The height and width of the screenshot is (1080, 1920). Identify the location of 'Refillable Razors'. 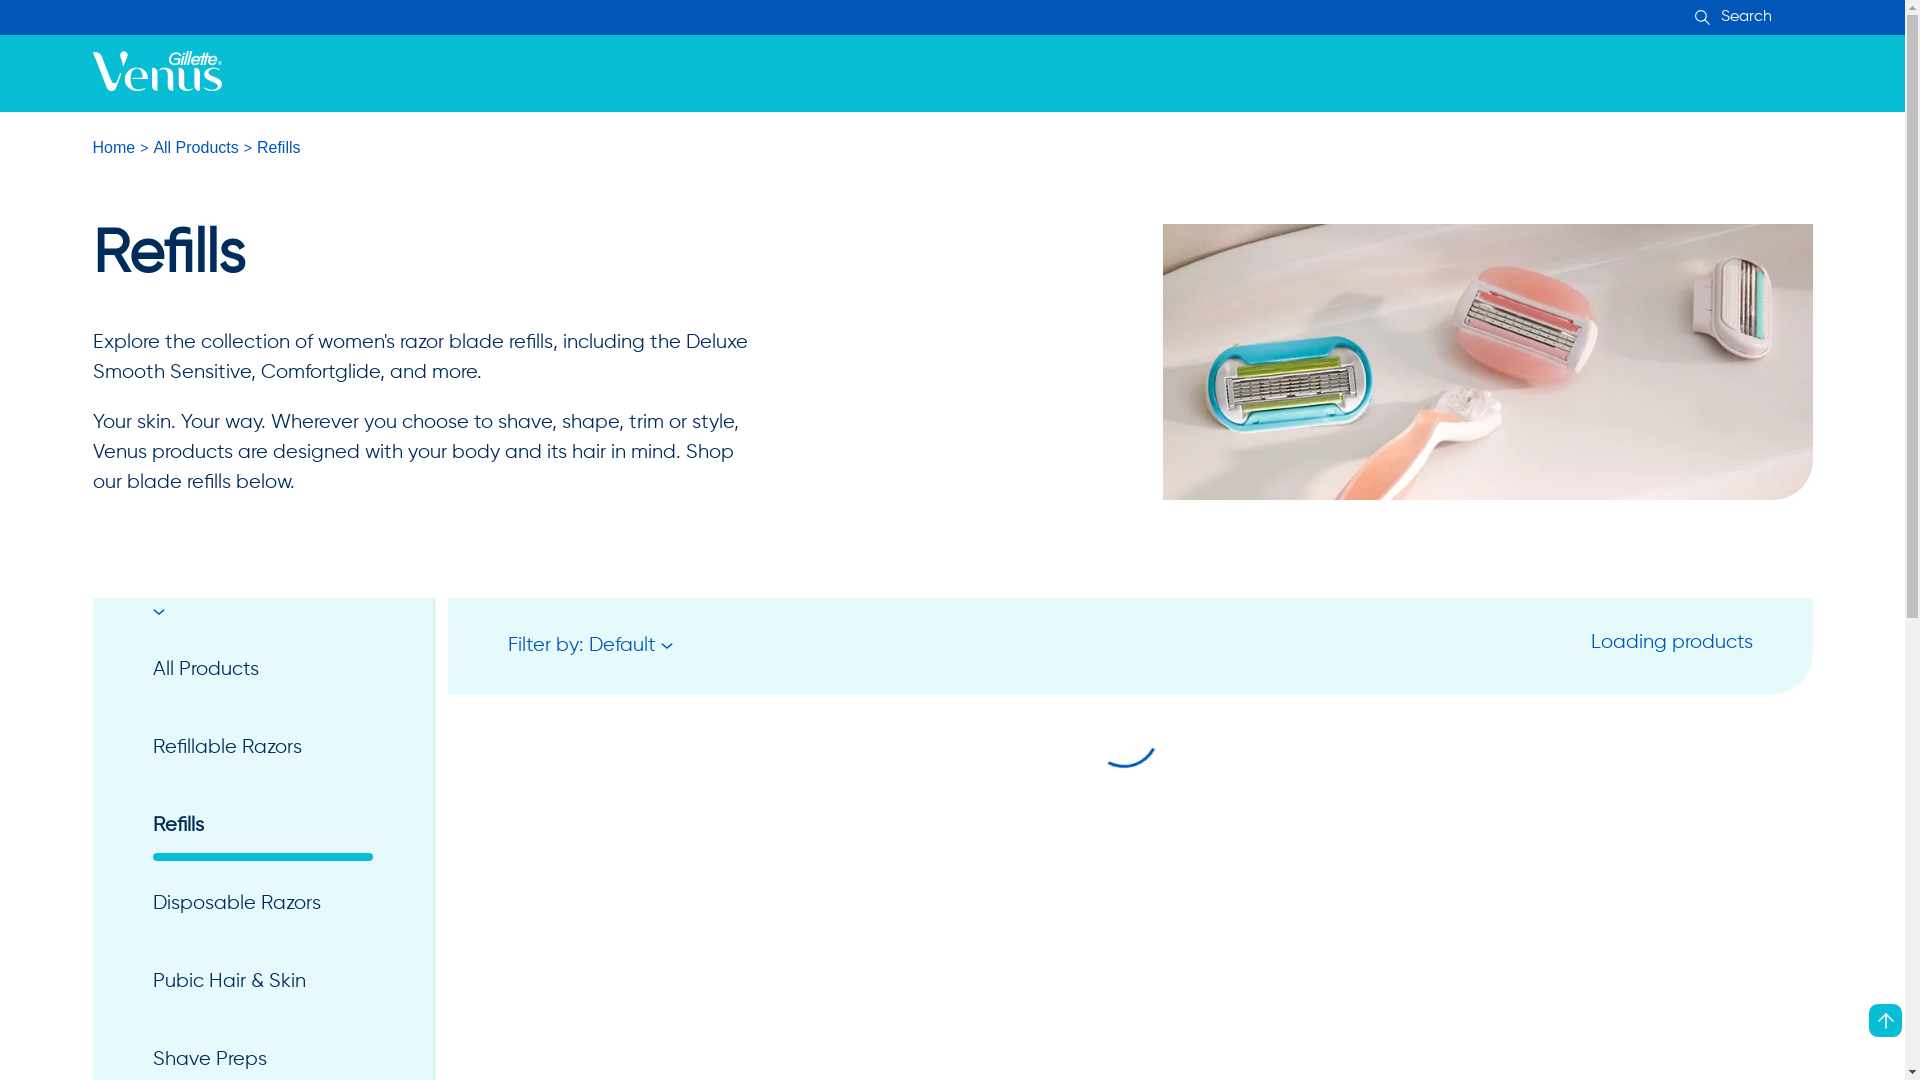
(261, 748).